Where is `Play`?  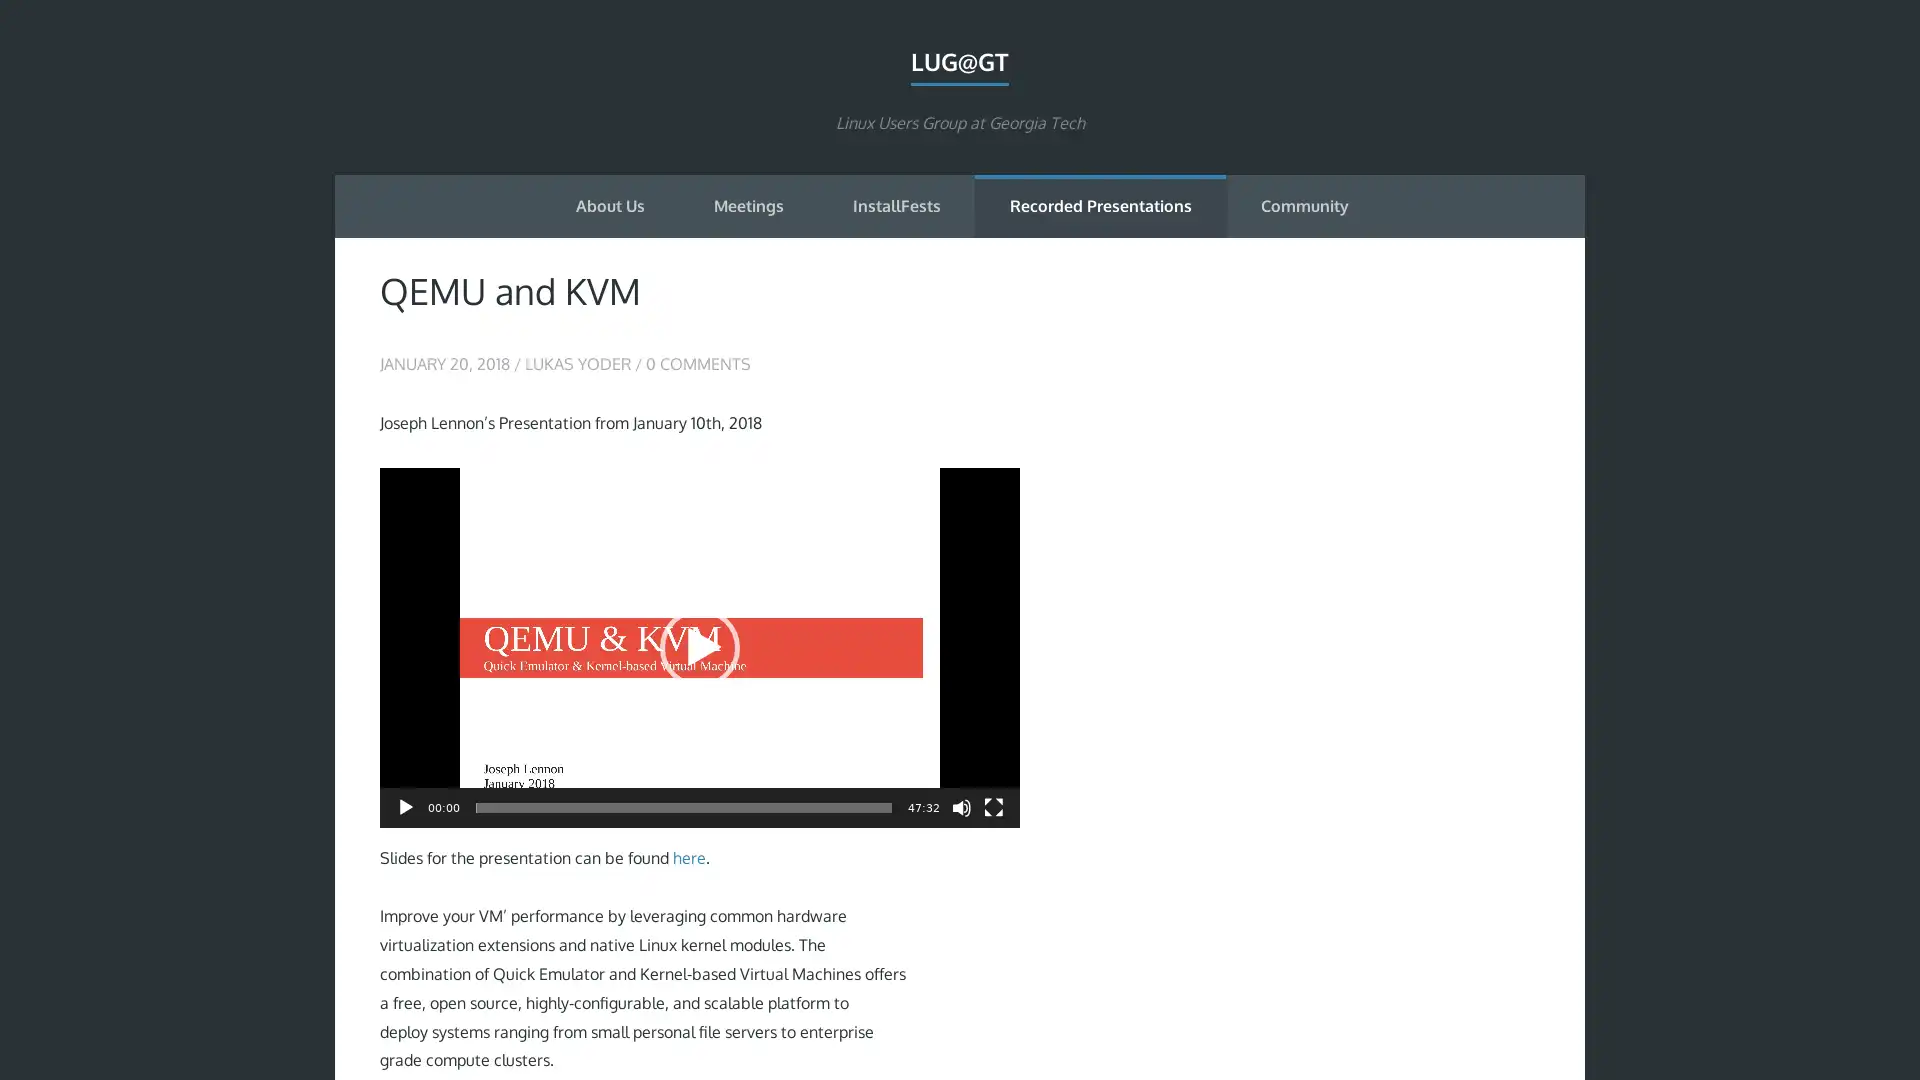 Play is located at coordinates (405, 805).